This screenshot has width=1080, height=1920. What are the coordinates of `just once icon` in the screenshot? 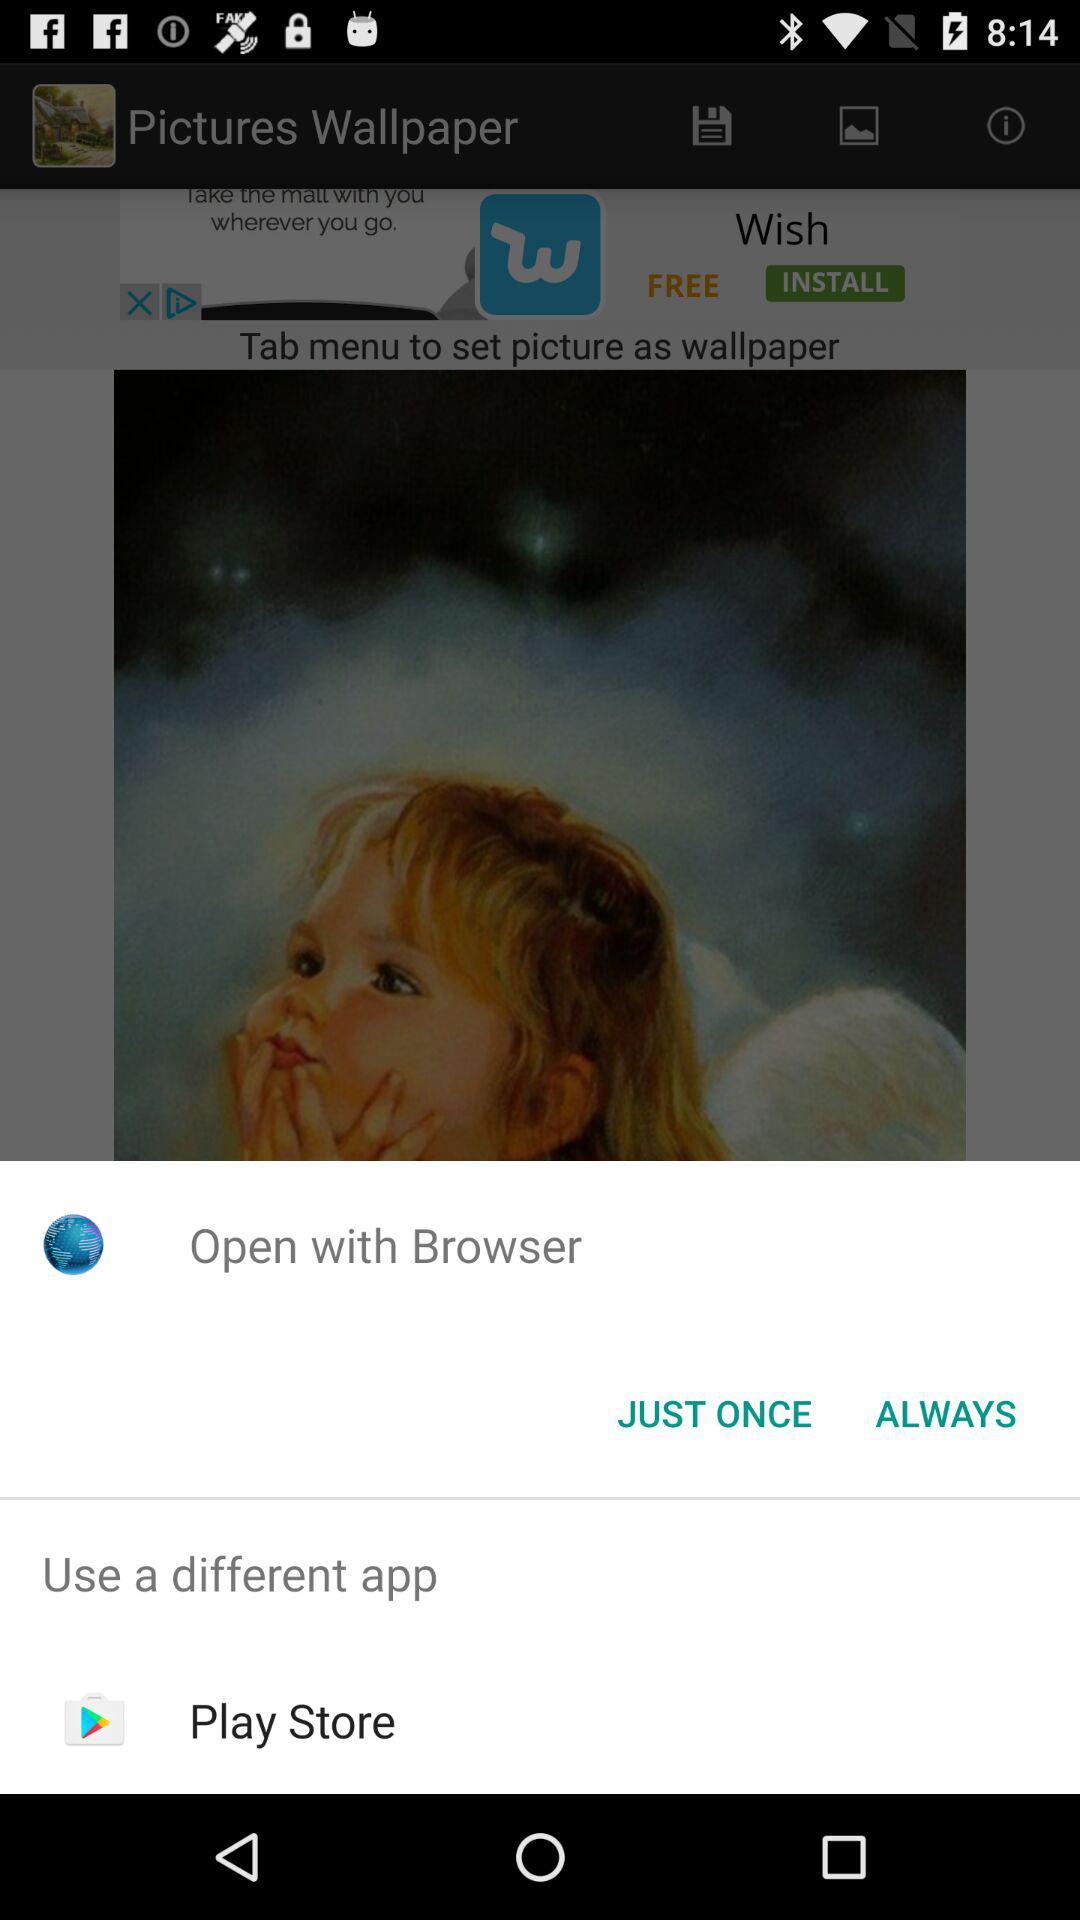 It's located at (713, 1411).